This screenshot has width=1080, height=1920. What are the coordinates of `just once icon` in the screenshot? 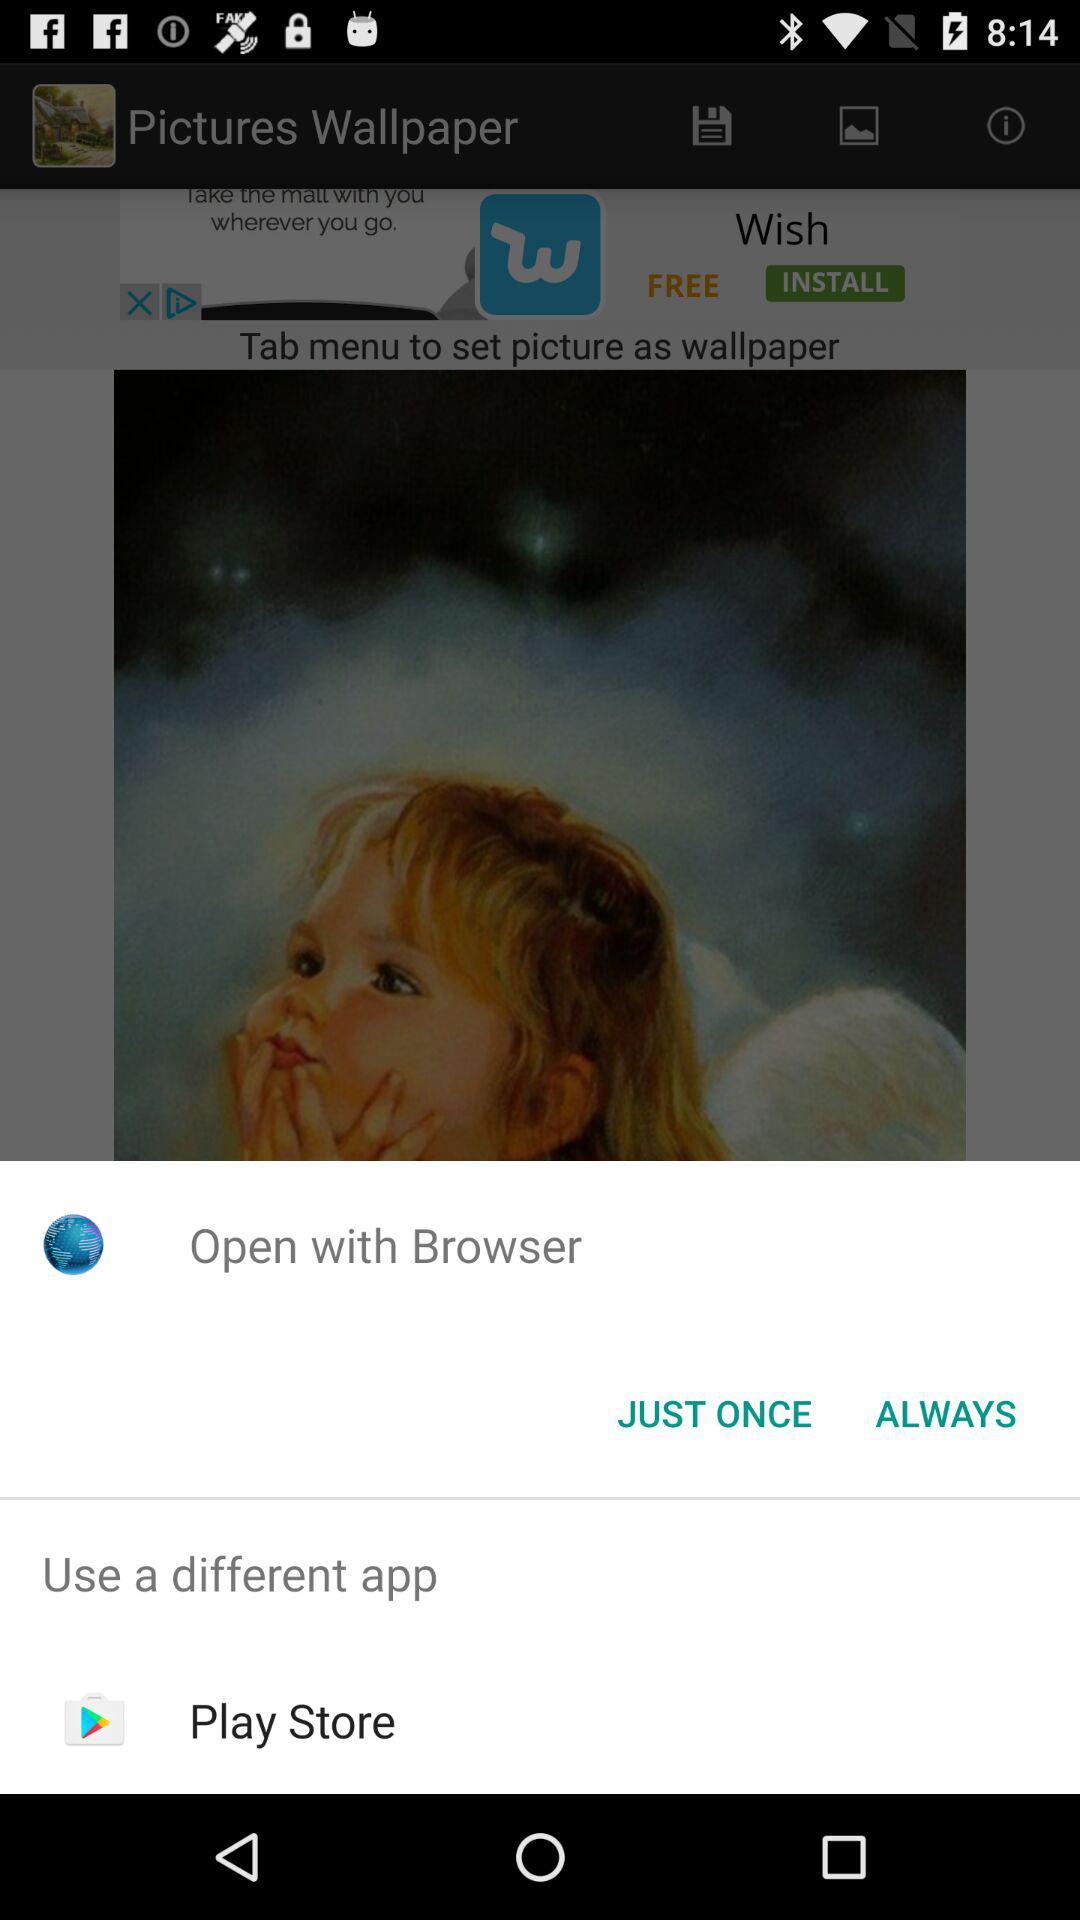 It's located at (713, 1411).